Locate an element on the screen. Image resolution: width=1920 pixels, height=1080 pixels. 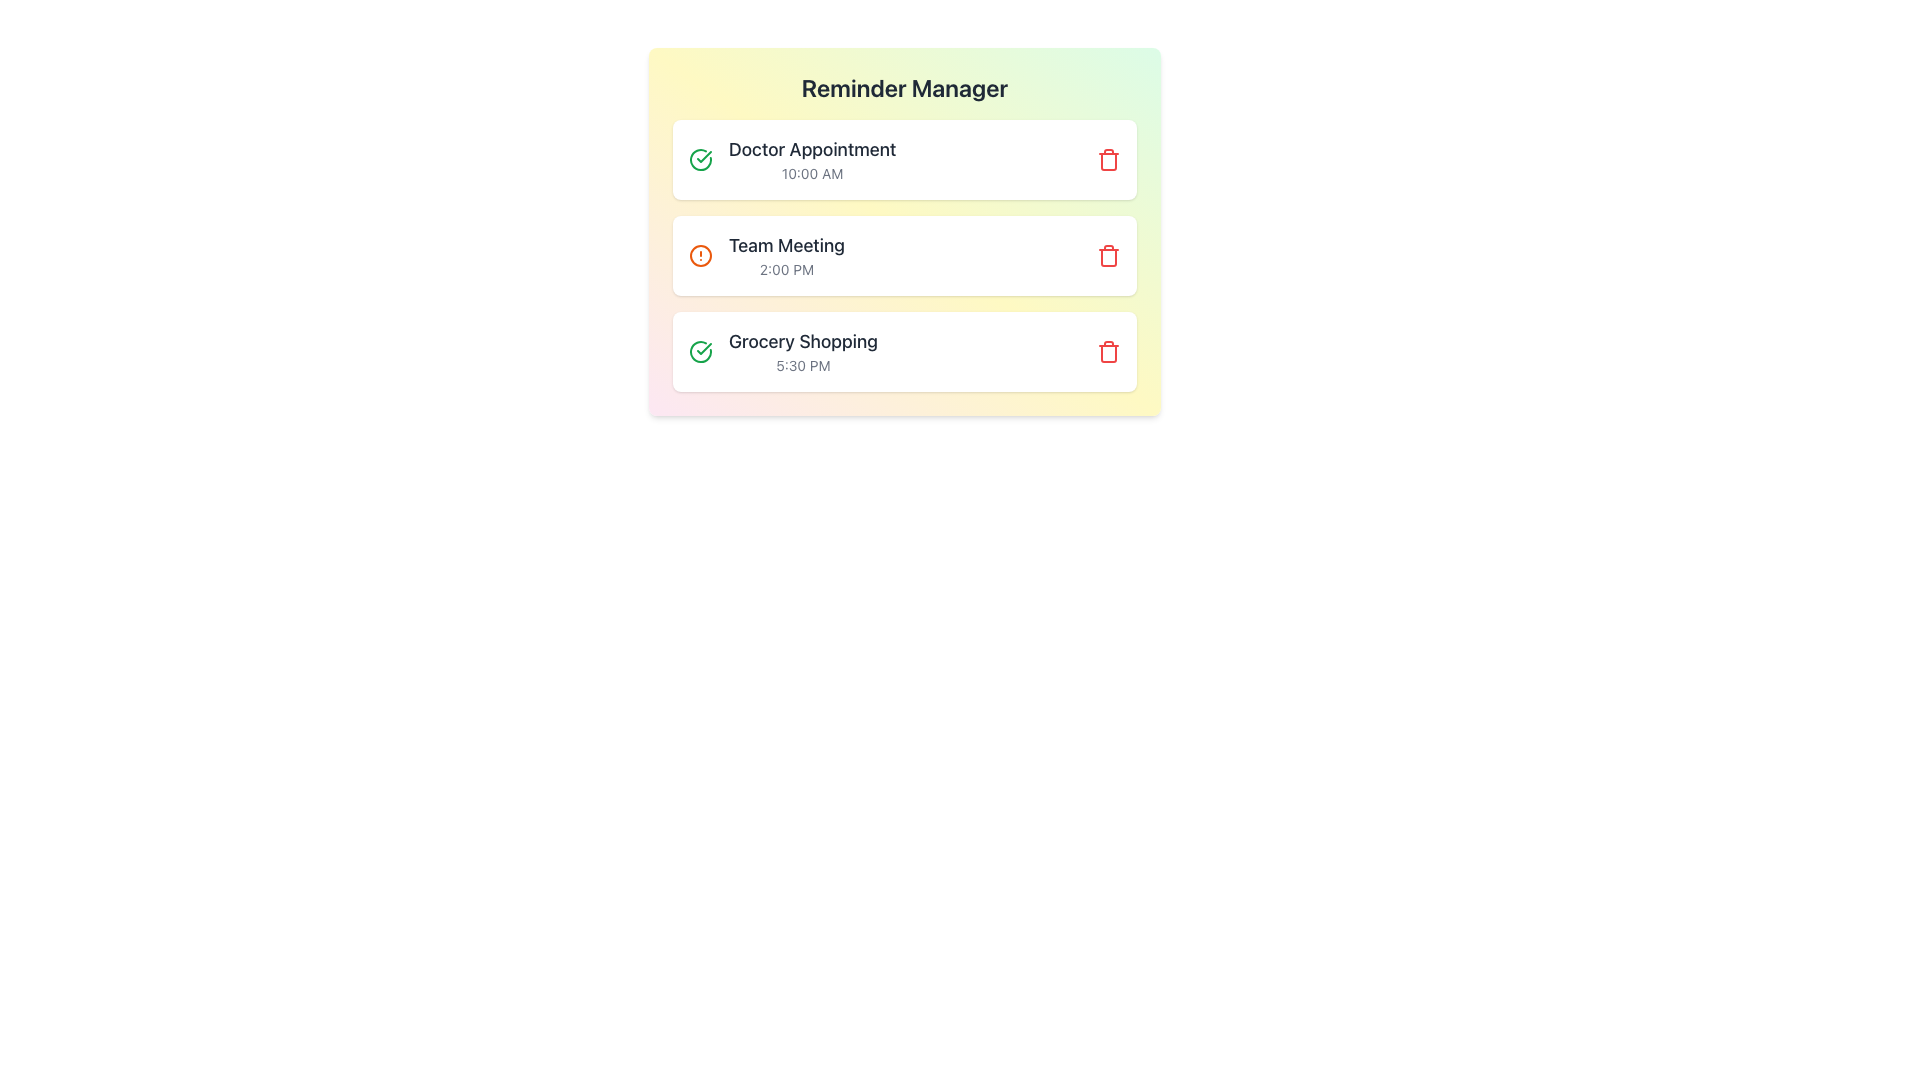
the Checkmark SVG icon located next to the text 'Doctor Appointment' in the first reminder row of the reminder manager interface is located at coordinates (704, 347).